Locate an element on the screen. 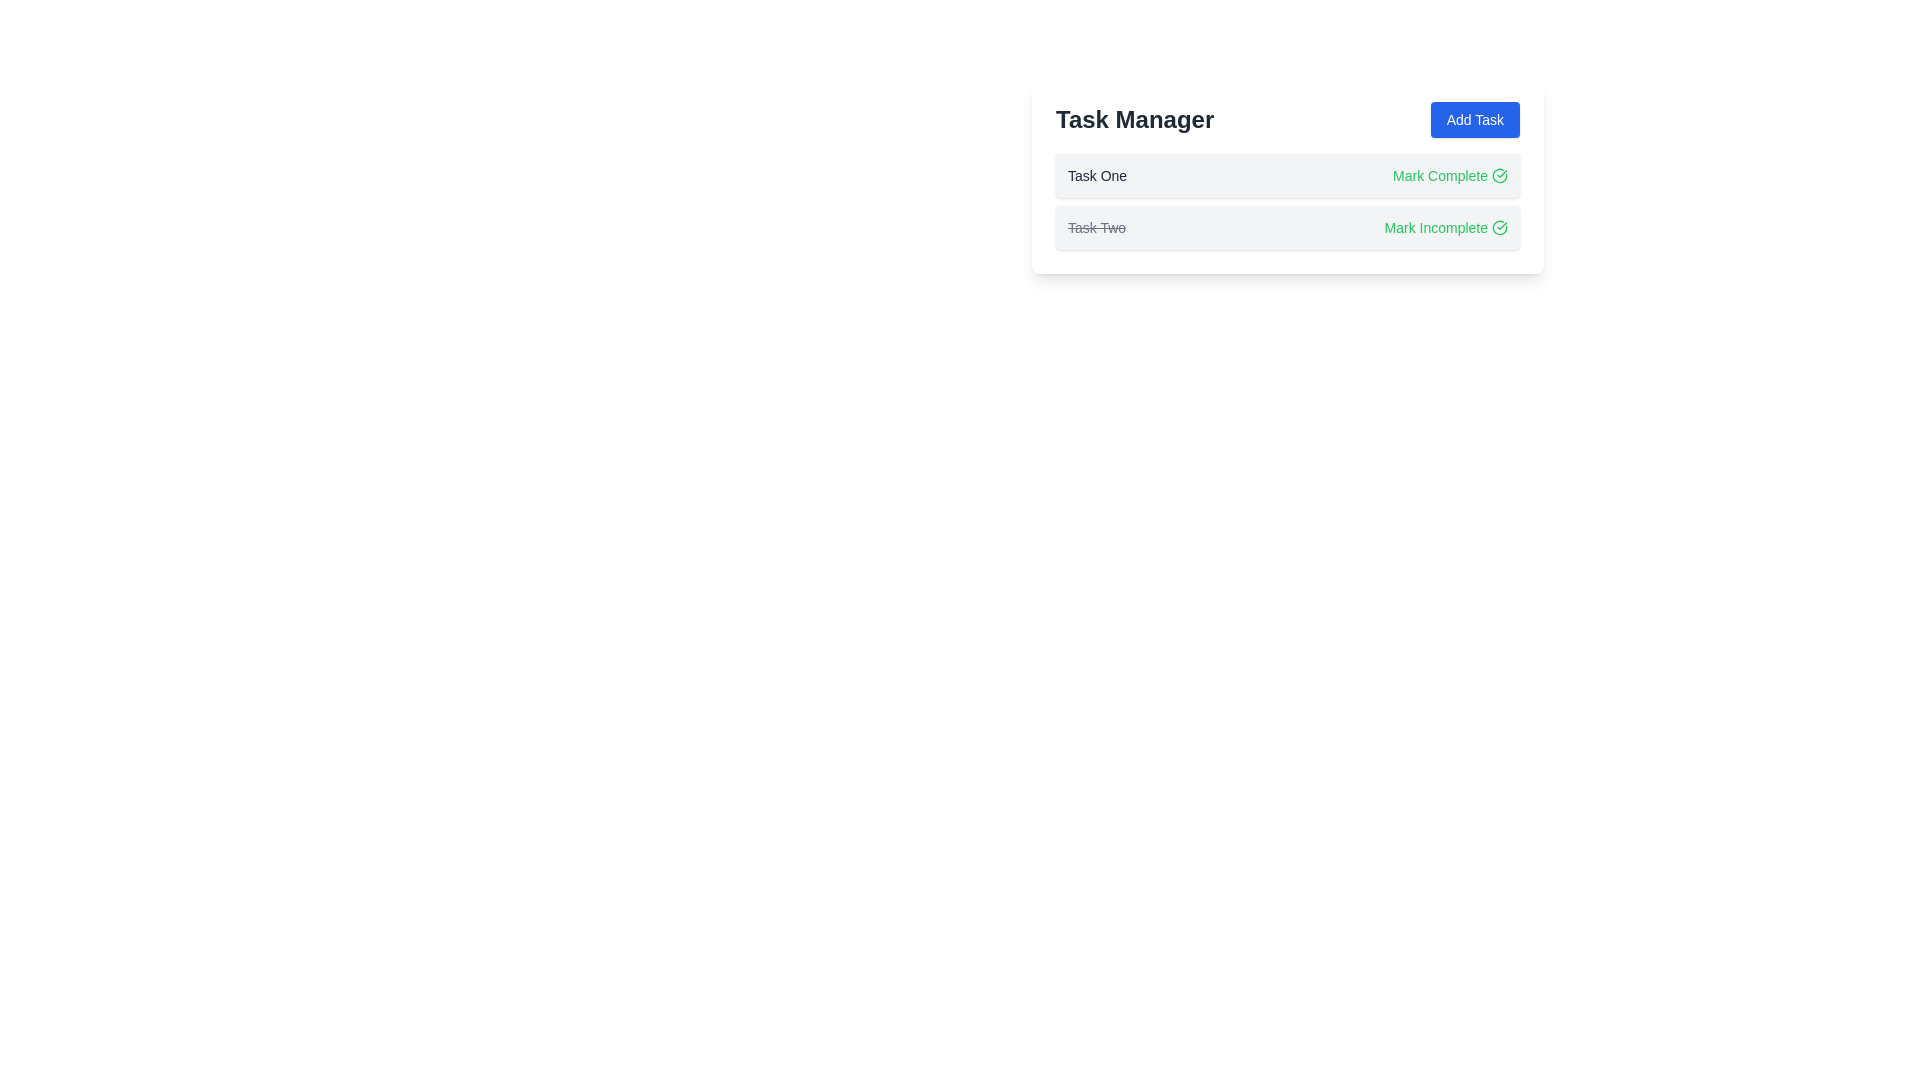 The width and height of the screenshot is (1920, 1080). the small circular icon with a green border and a check mark inside, located to the right of the 'Mark Complete' text in the row labeled 'Task One', to mark the task as complete is located at coordinates (1499, 175).